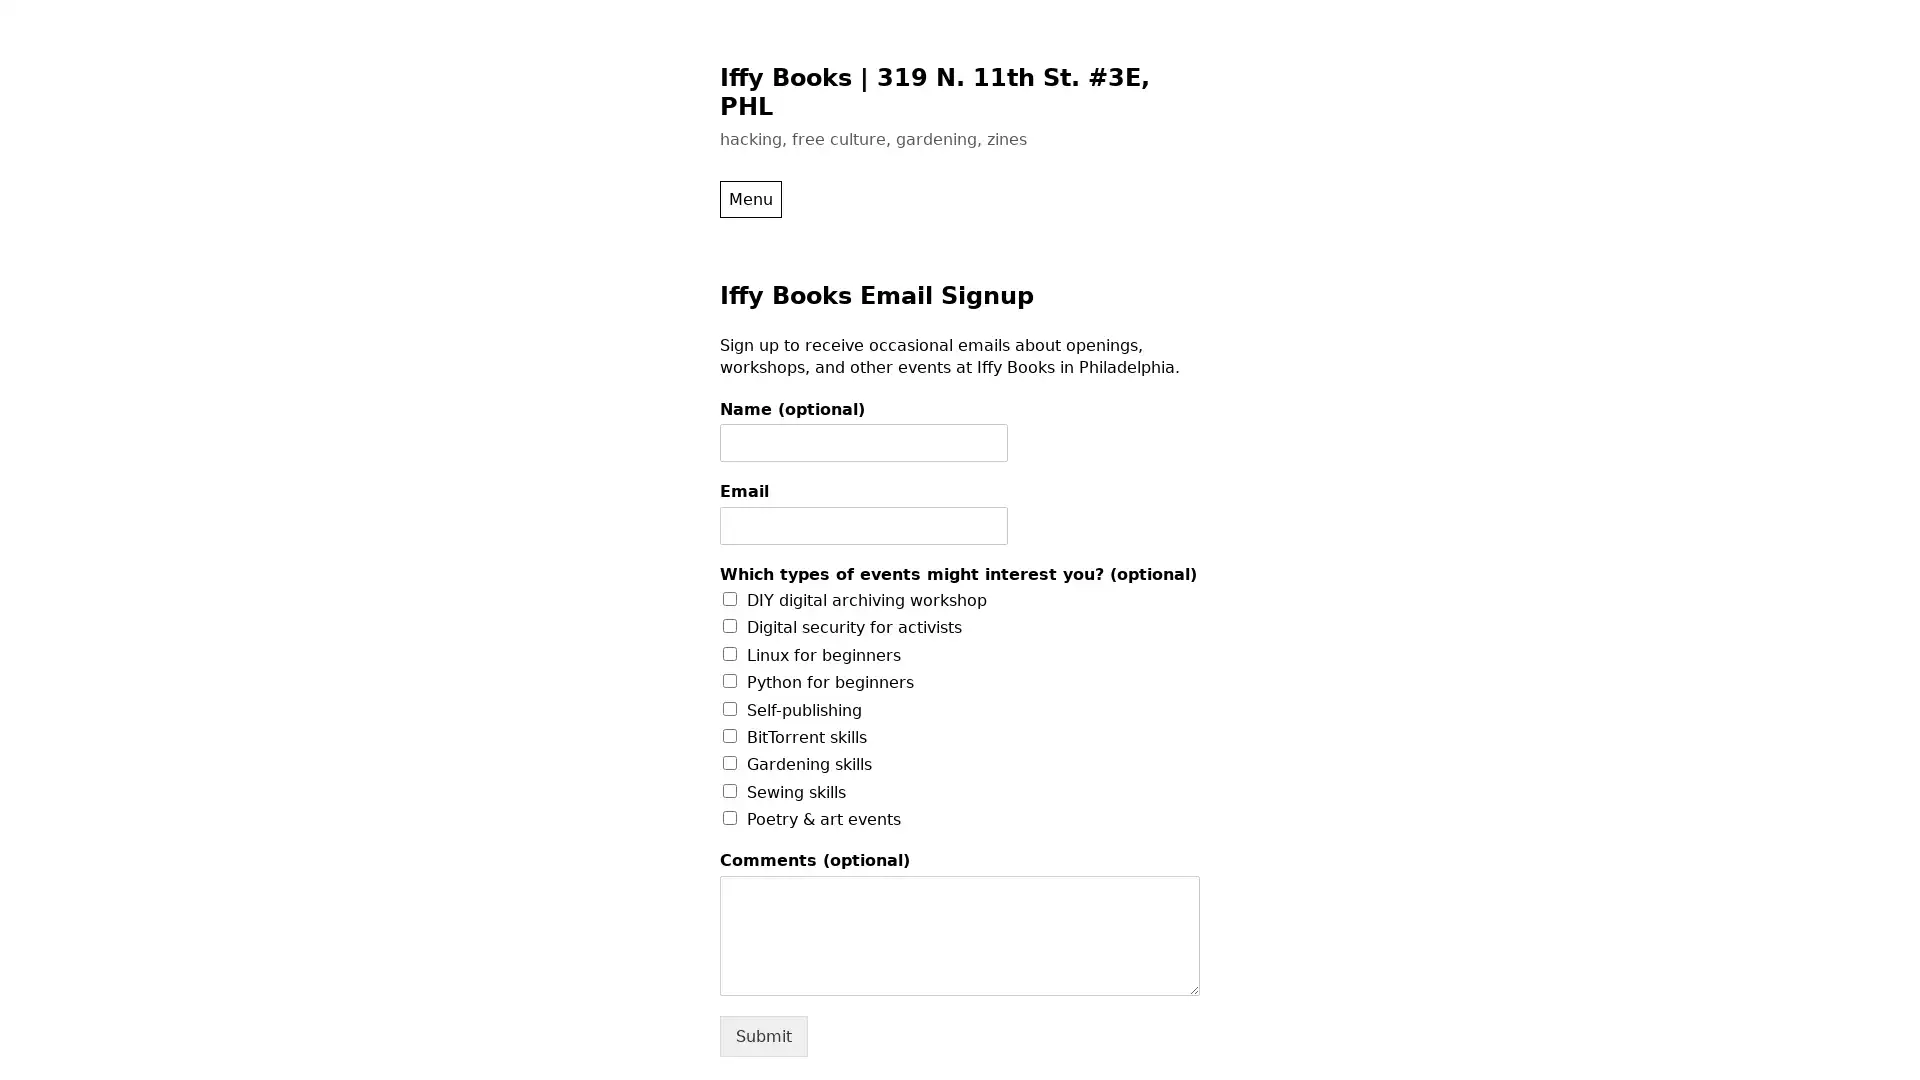 The width and height of the screenshot is (1920, 1080). Describe the element at coordinates (762, 1035) in the screenshot. I see `Submit` at that location.